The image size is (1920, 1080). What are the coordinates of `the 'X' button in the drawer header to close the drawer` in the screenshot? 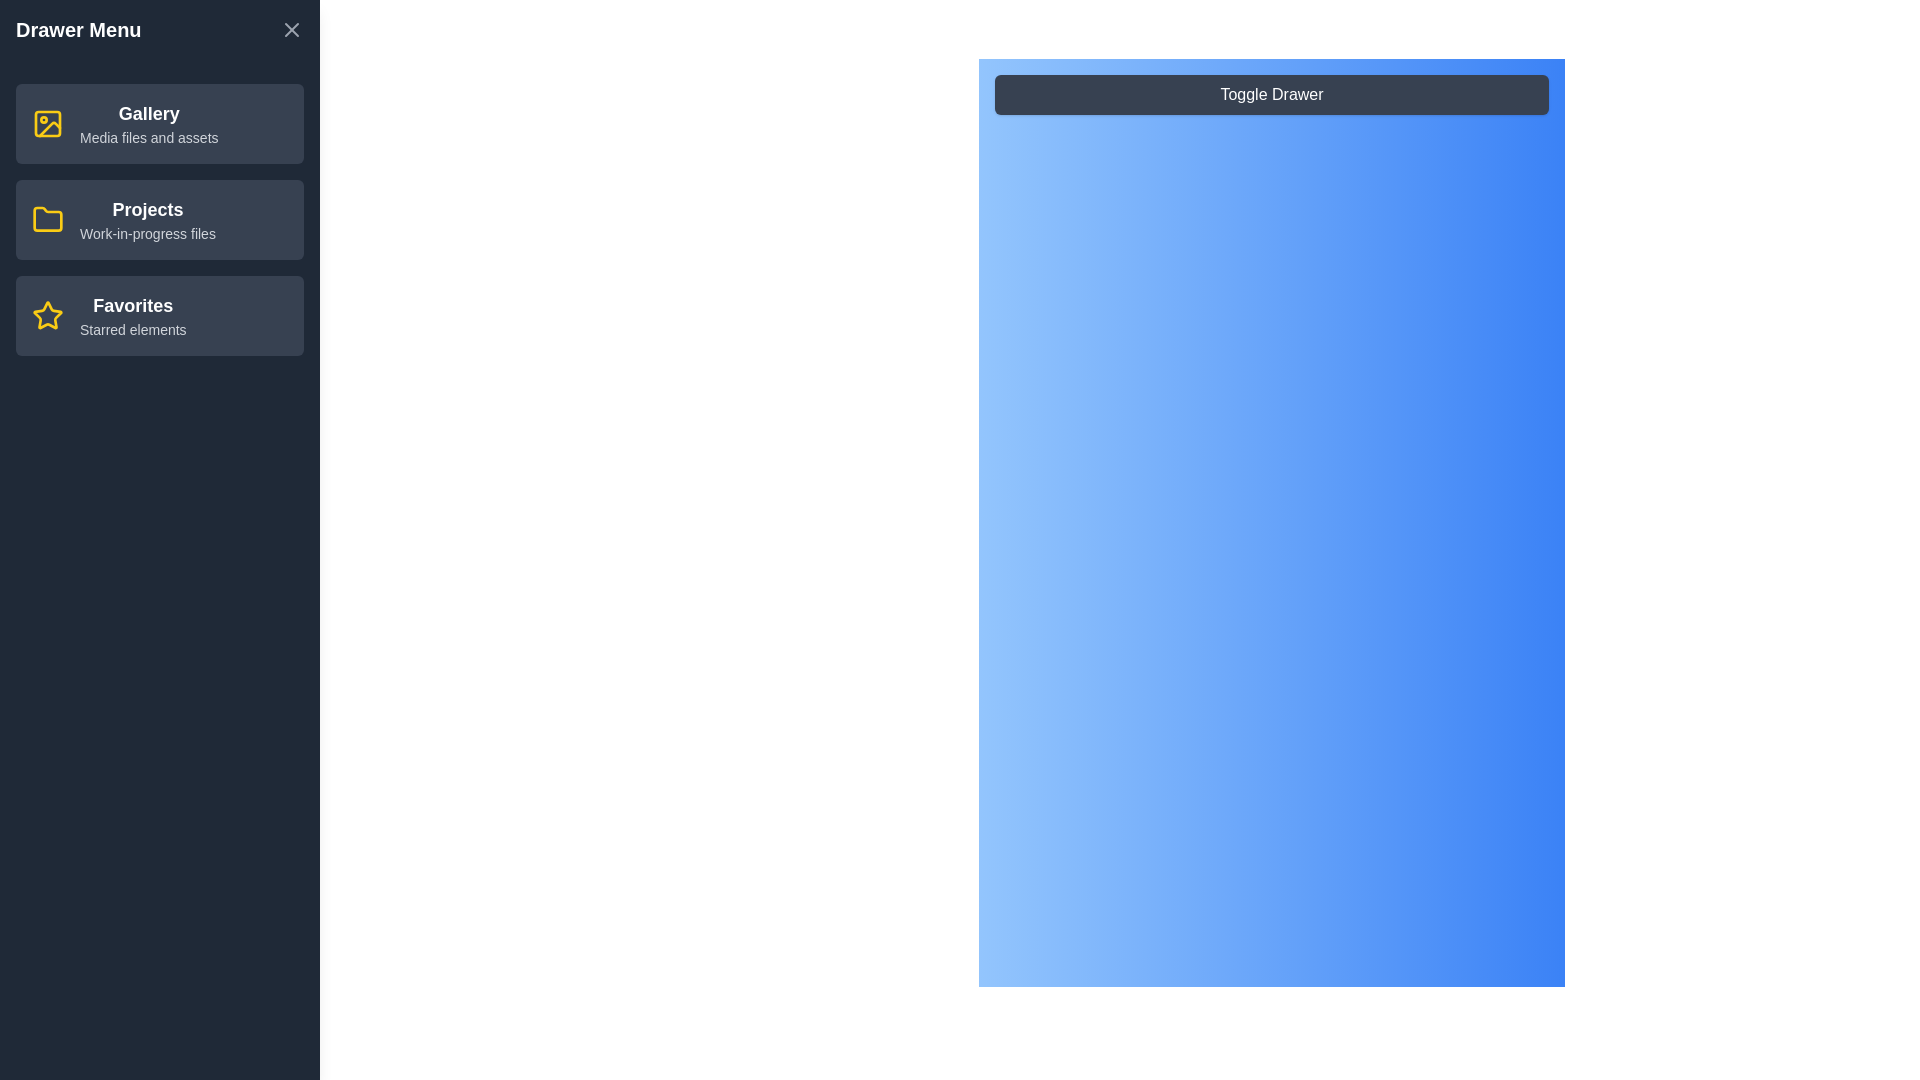 It's located at (291, 30).